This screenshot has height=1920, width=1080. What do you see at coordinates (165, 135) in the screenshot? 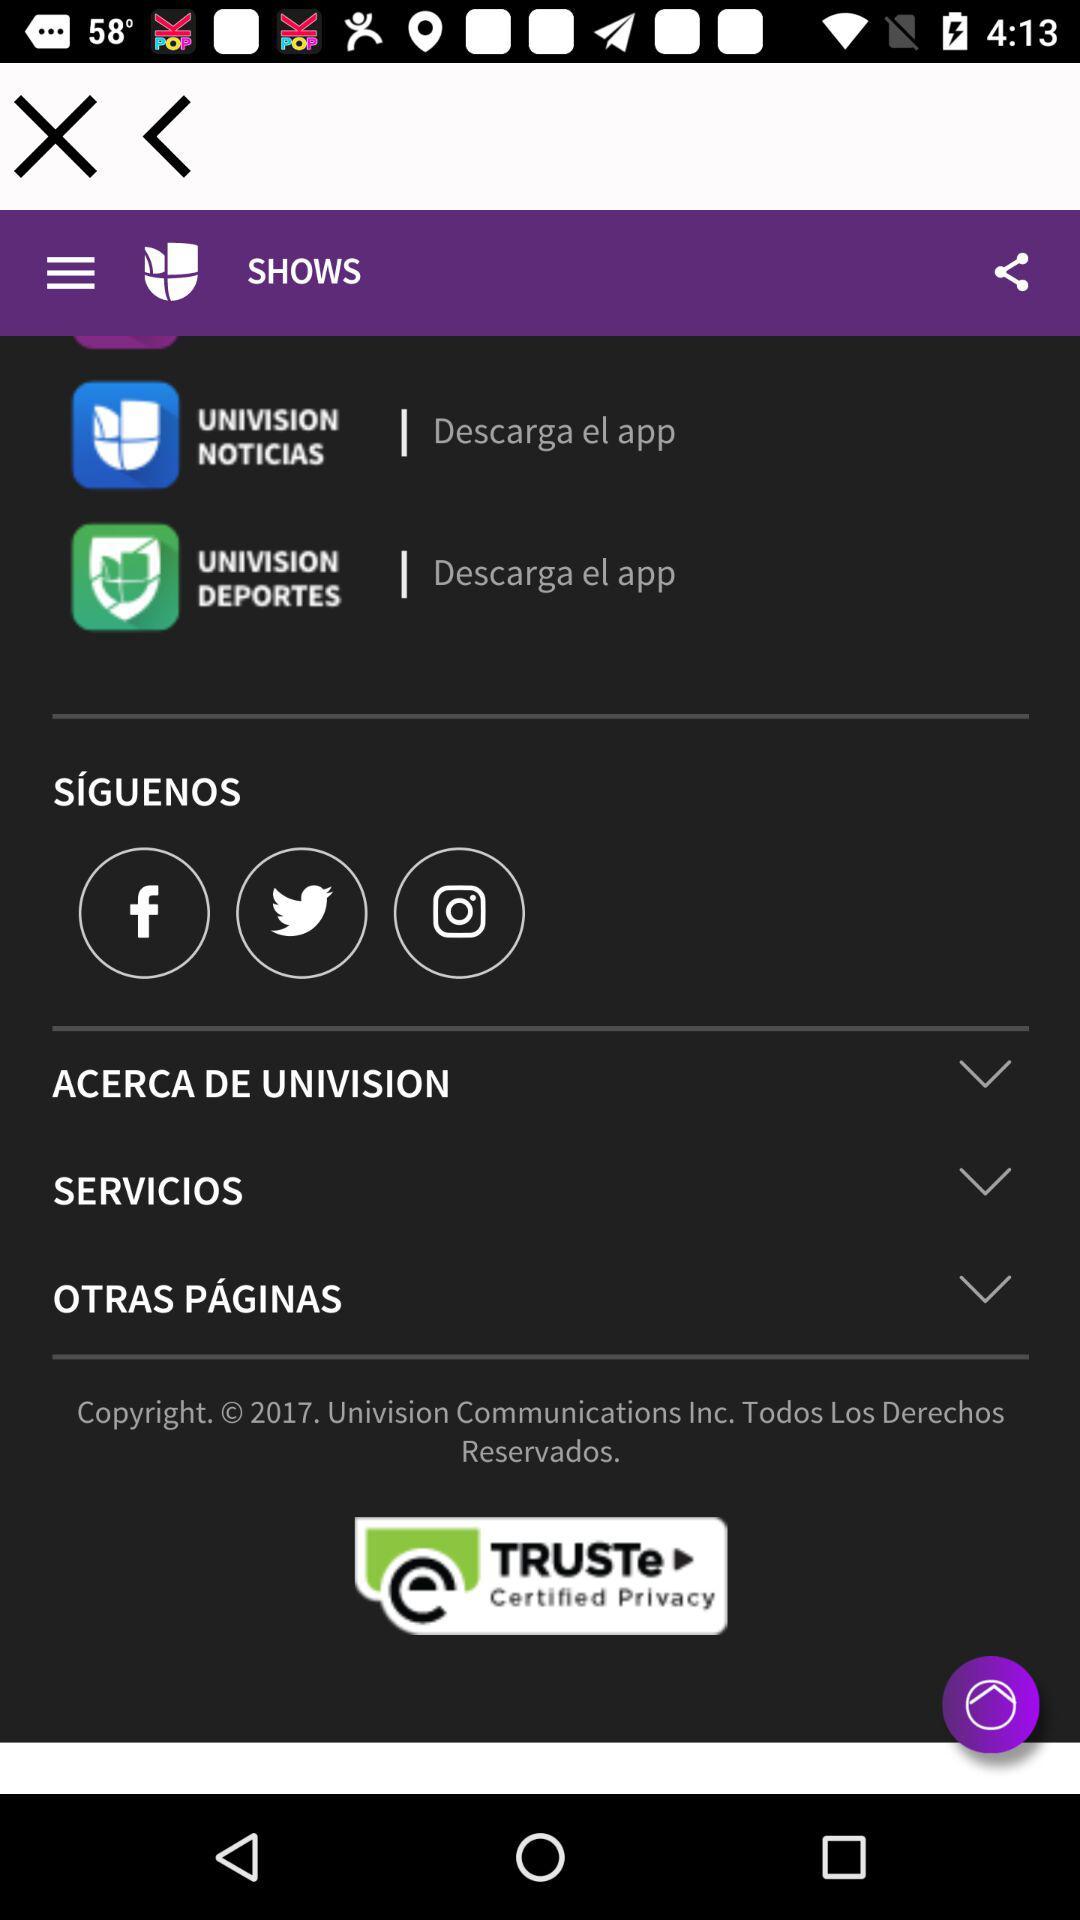
I see `the arrow_backward icon` at bounding box center [165, 135].